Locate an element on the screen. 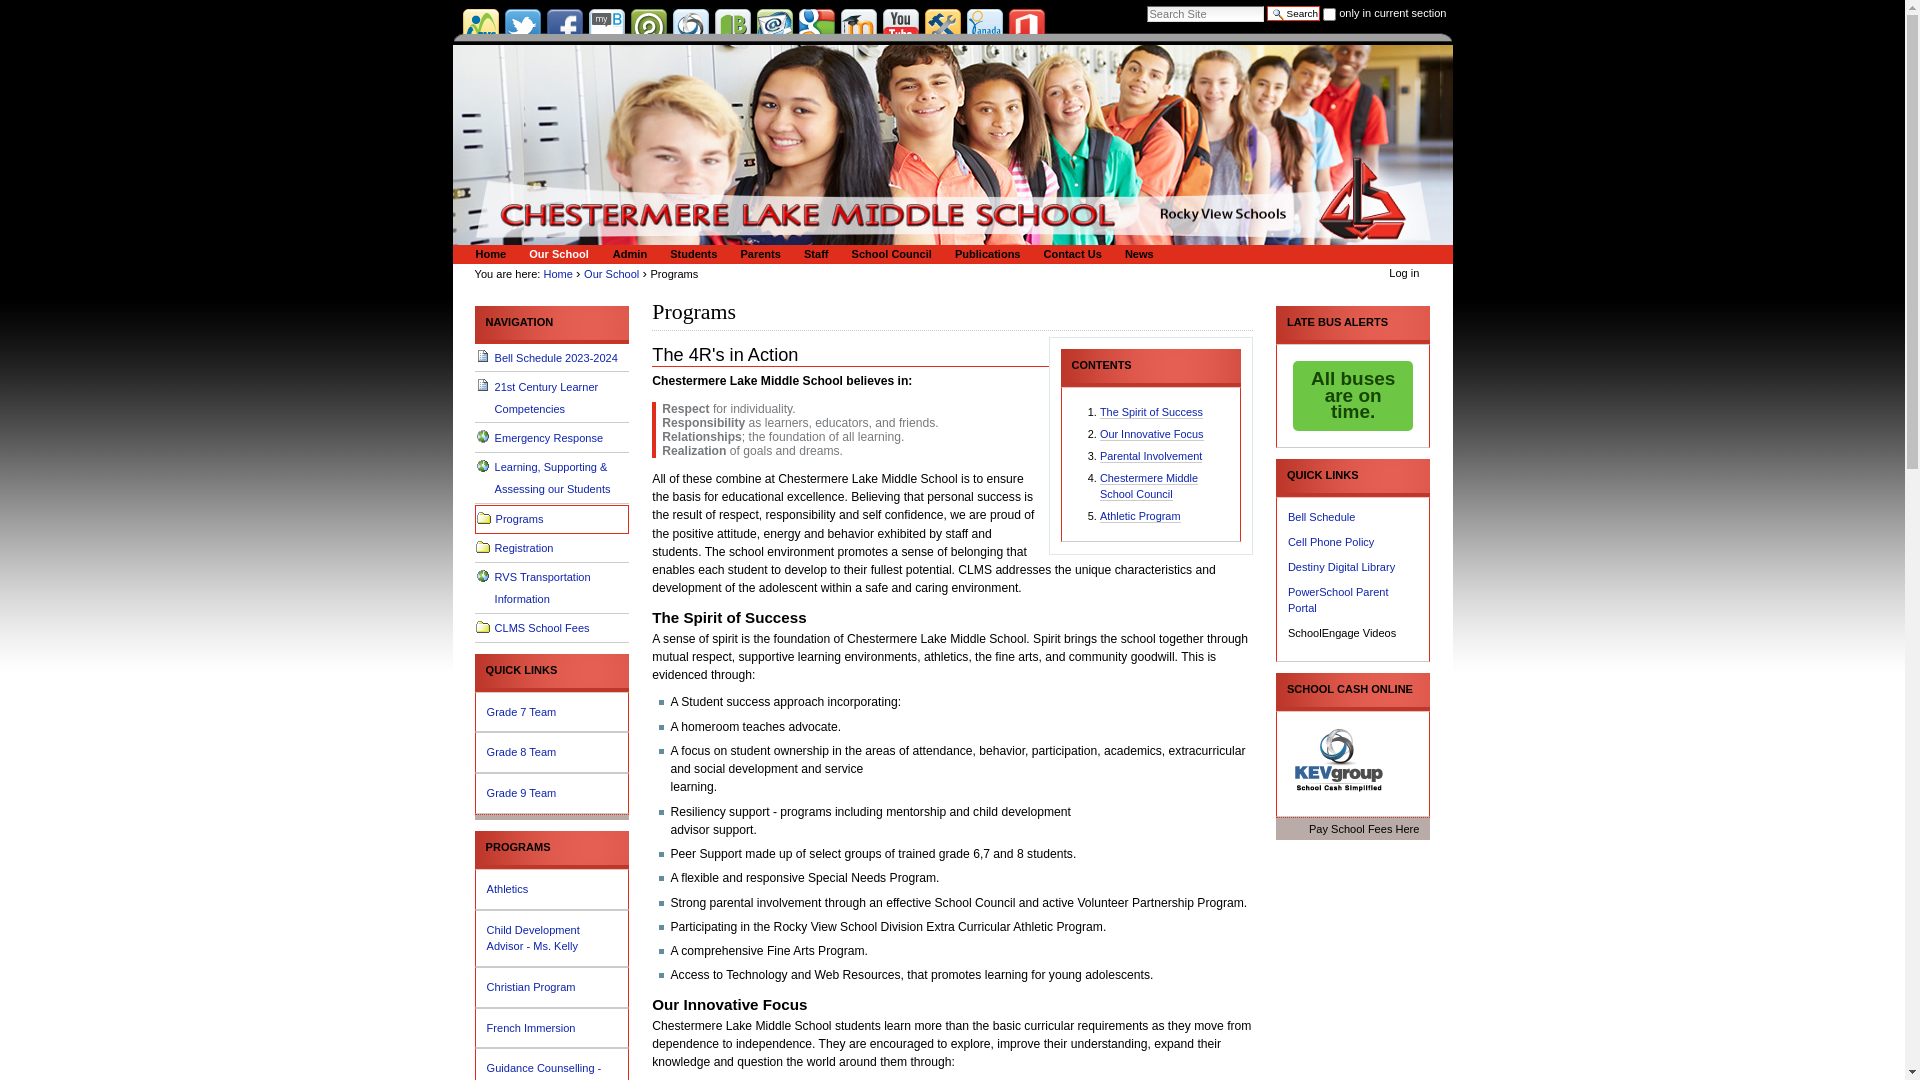 The width and height of the screenshot is (1920, 1080). 'All buses are on time.' is located at coordinates (1353, 396).